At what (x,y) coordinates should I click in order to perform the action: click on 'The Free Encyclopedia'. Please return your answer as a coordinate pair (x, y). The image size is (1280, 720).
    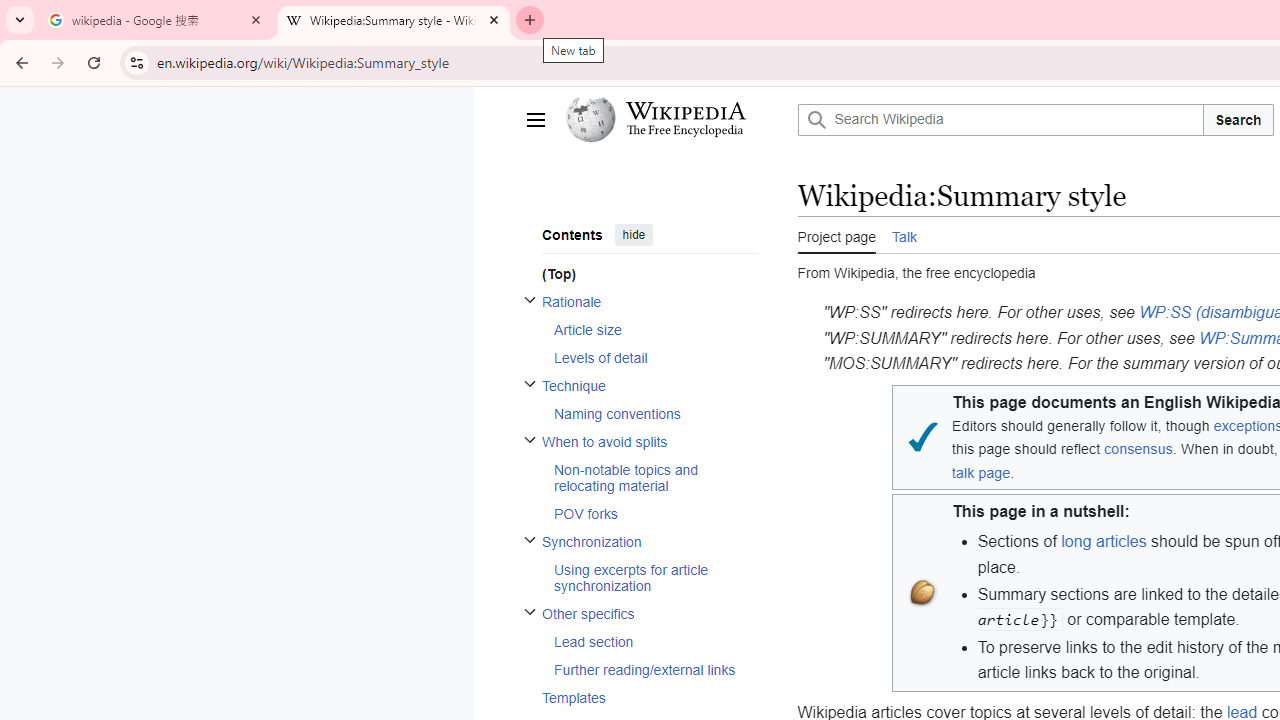
    Looking at the image, I should click on (685, 131).